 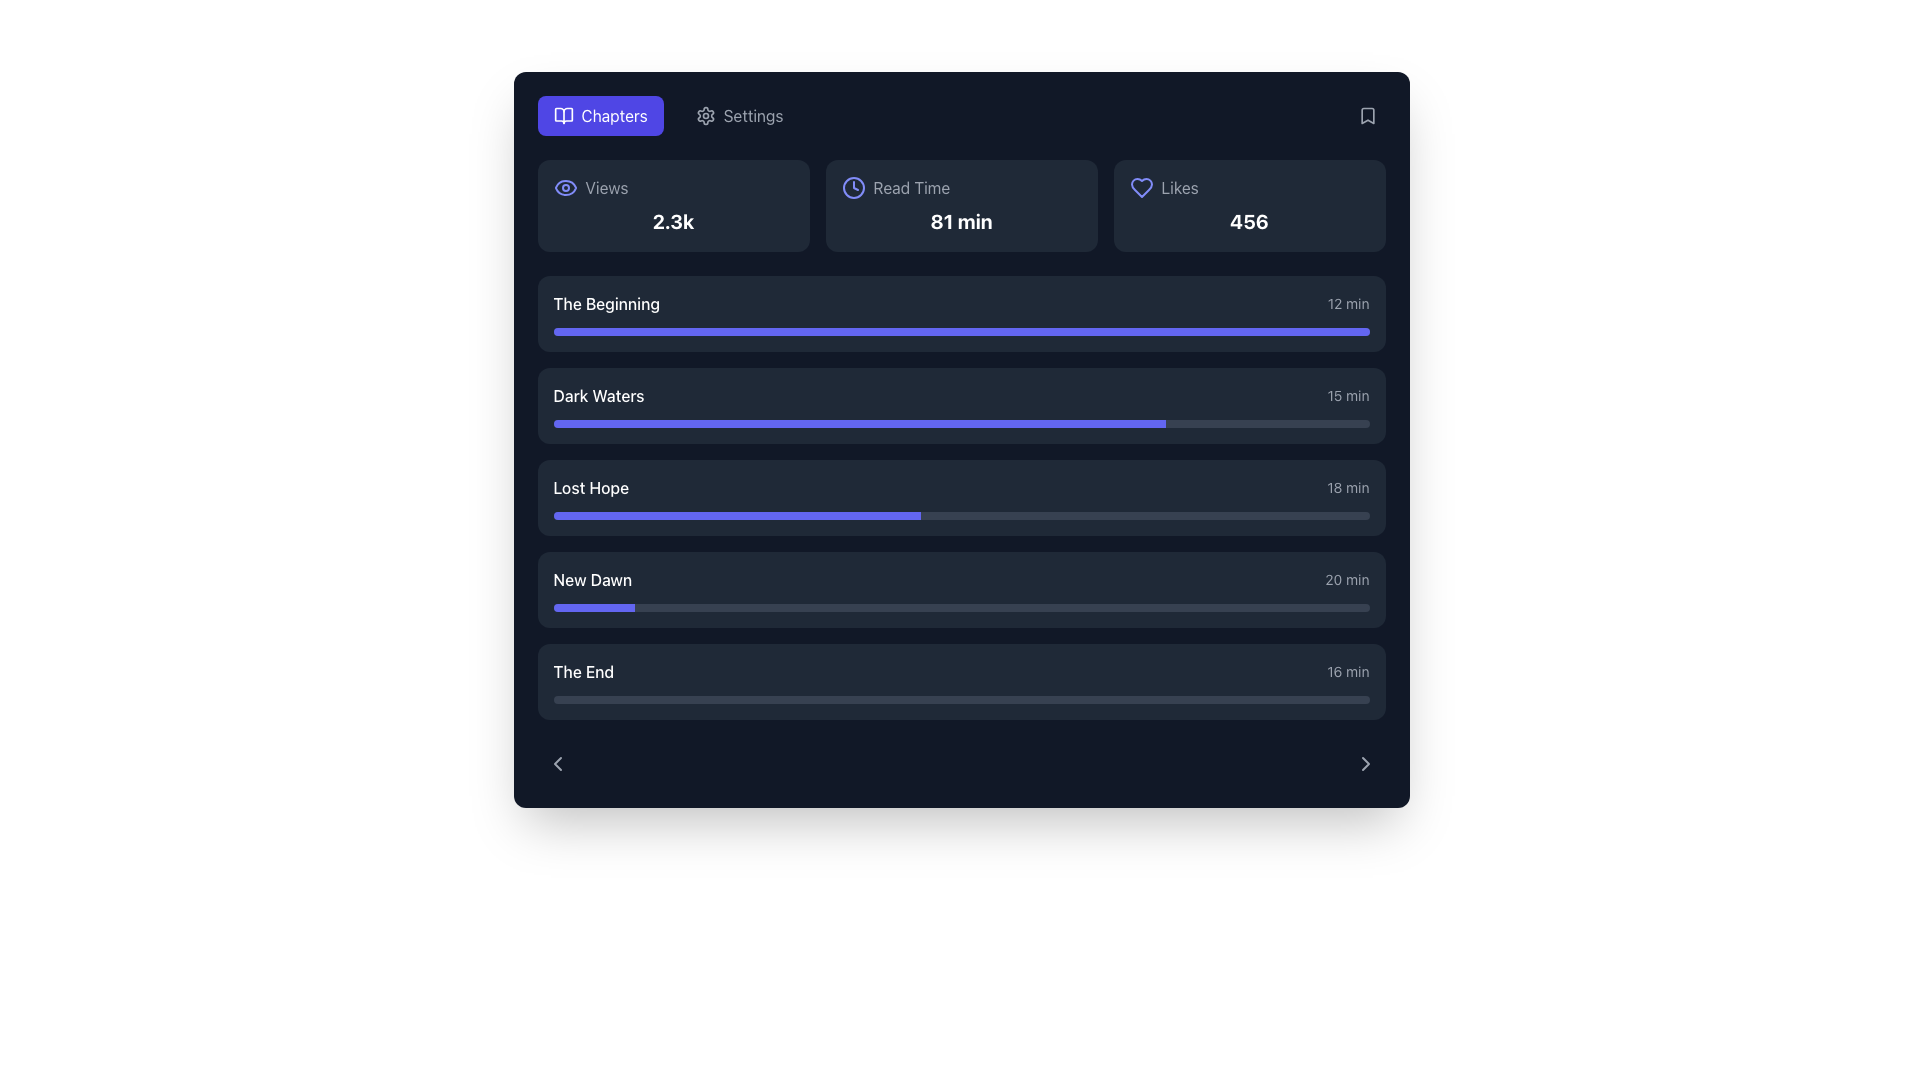 What do you see at coordinates (562, 115) in the screenshot?
I see `the SVG icon resembling an open book located within the 'Chapters' button on the left side of the top navigation bar` at bounding box center [562, 115].